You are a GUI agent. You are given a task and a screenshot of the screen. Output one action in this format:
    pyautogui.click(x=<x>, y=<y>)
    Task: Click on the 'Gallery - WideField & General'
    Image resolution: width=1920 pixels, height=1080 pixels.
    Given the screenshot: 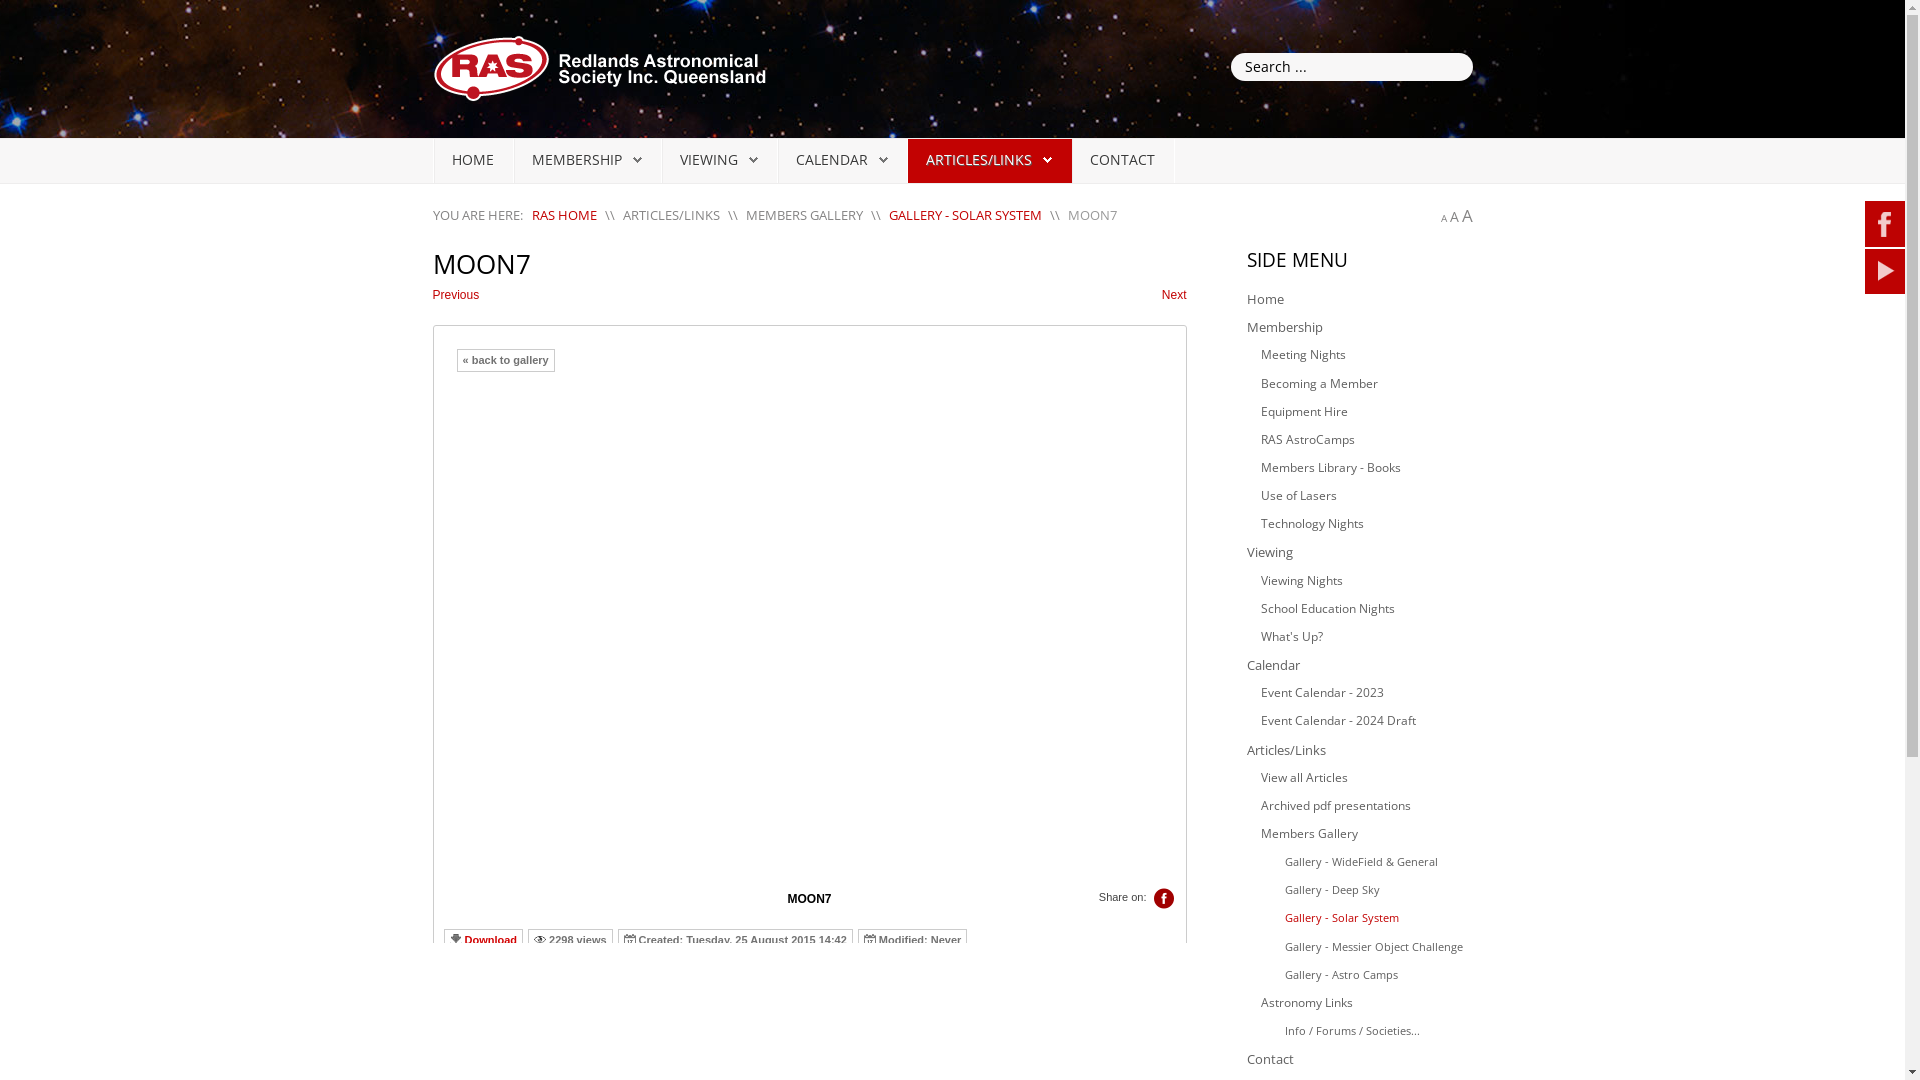 What is the action you would take?
    pyautogui.click(x=1371, y=860)
    